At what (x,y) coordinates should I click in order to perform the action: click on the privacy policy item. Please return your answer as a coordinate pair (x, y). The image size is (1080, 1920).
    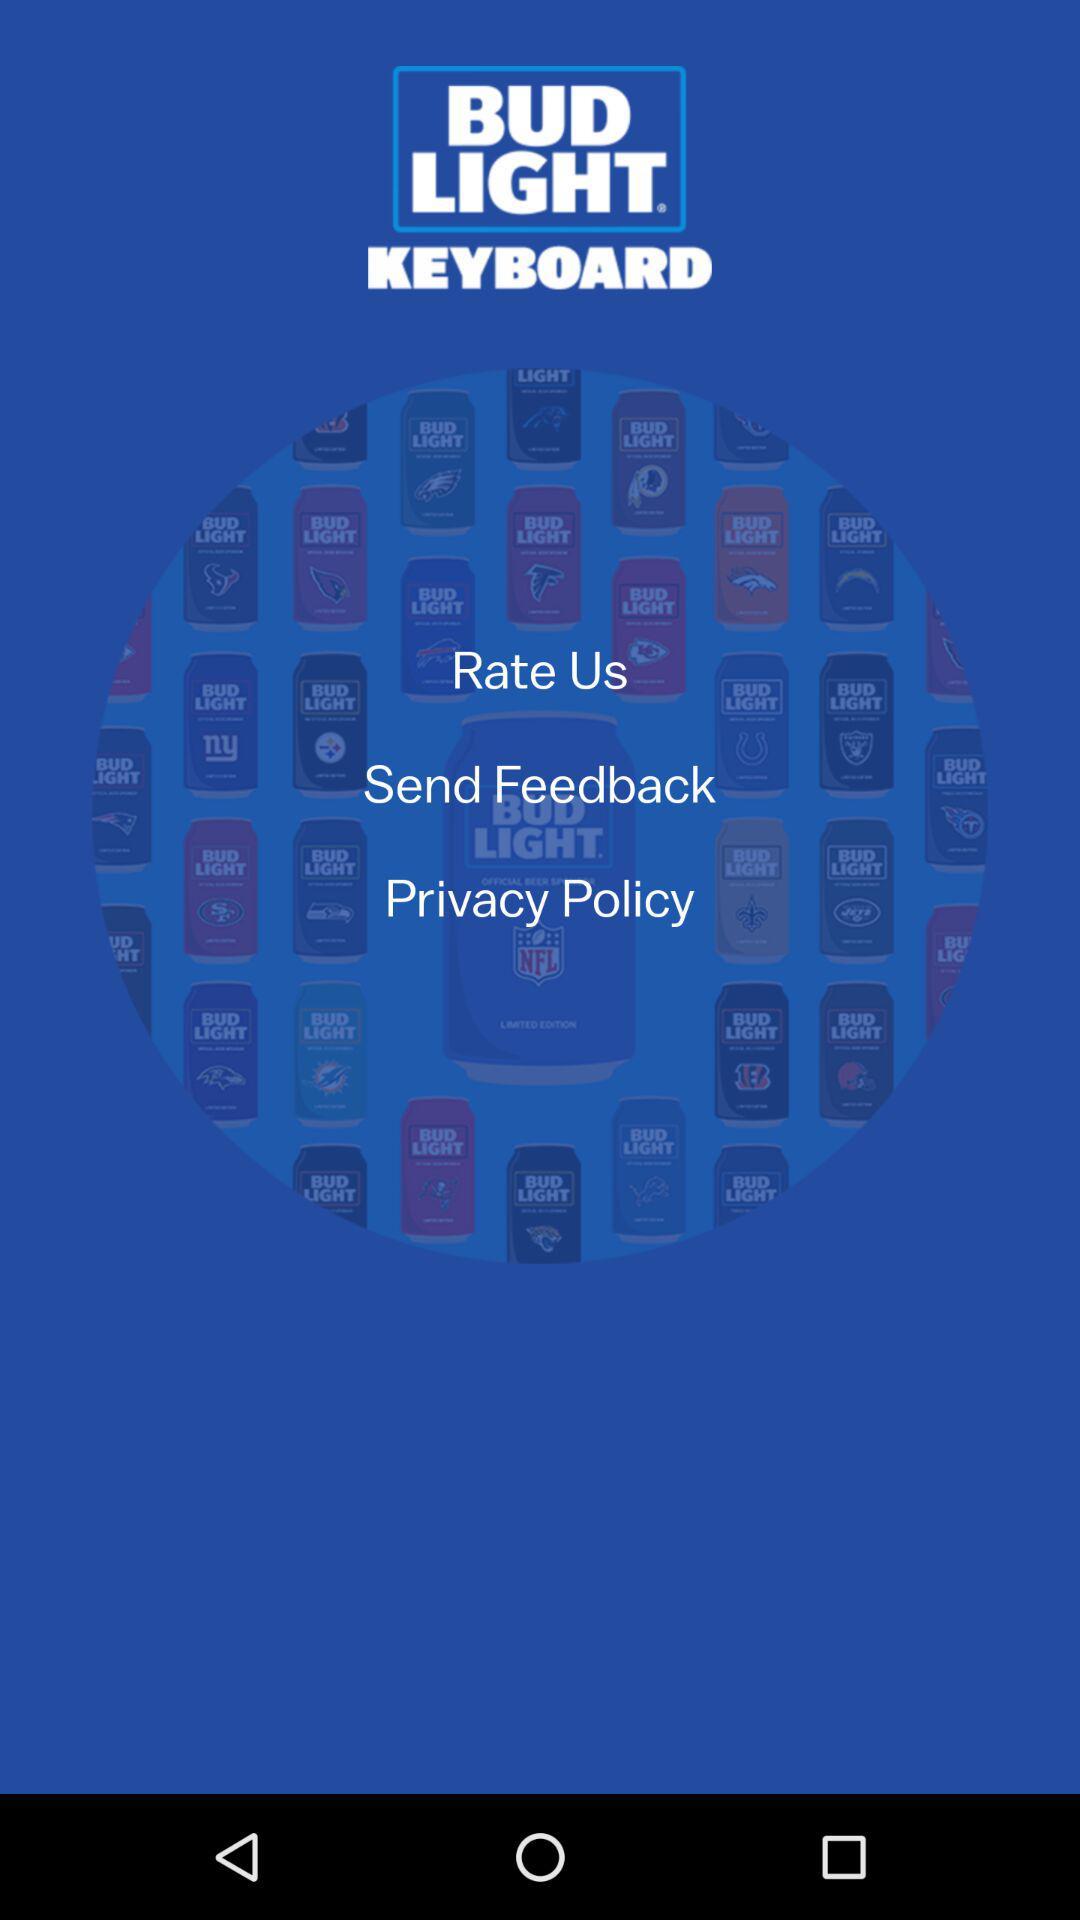
    Looking at the image, I should click on (540, 896).